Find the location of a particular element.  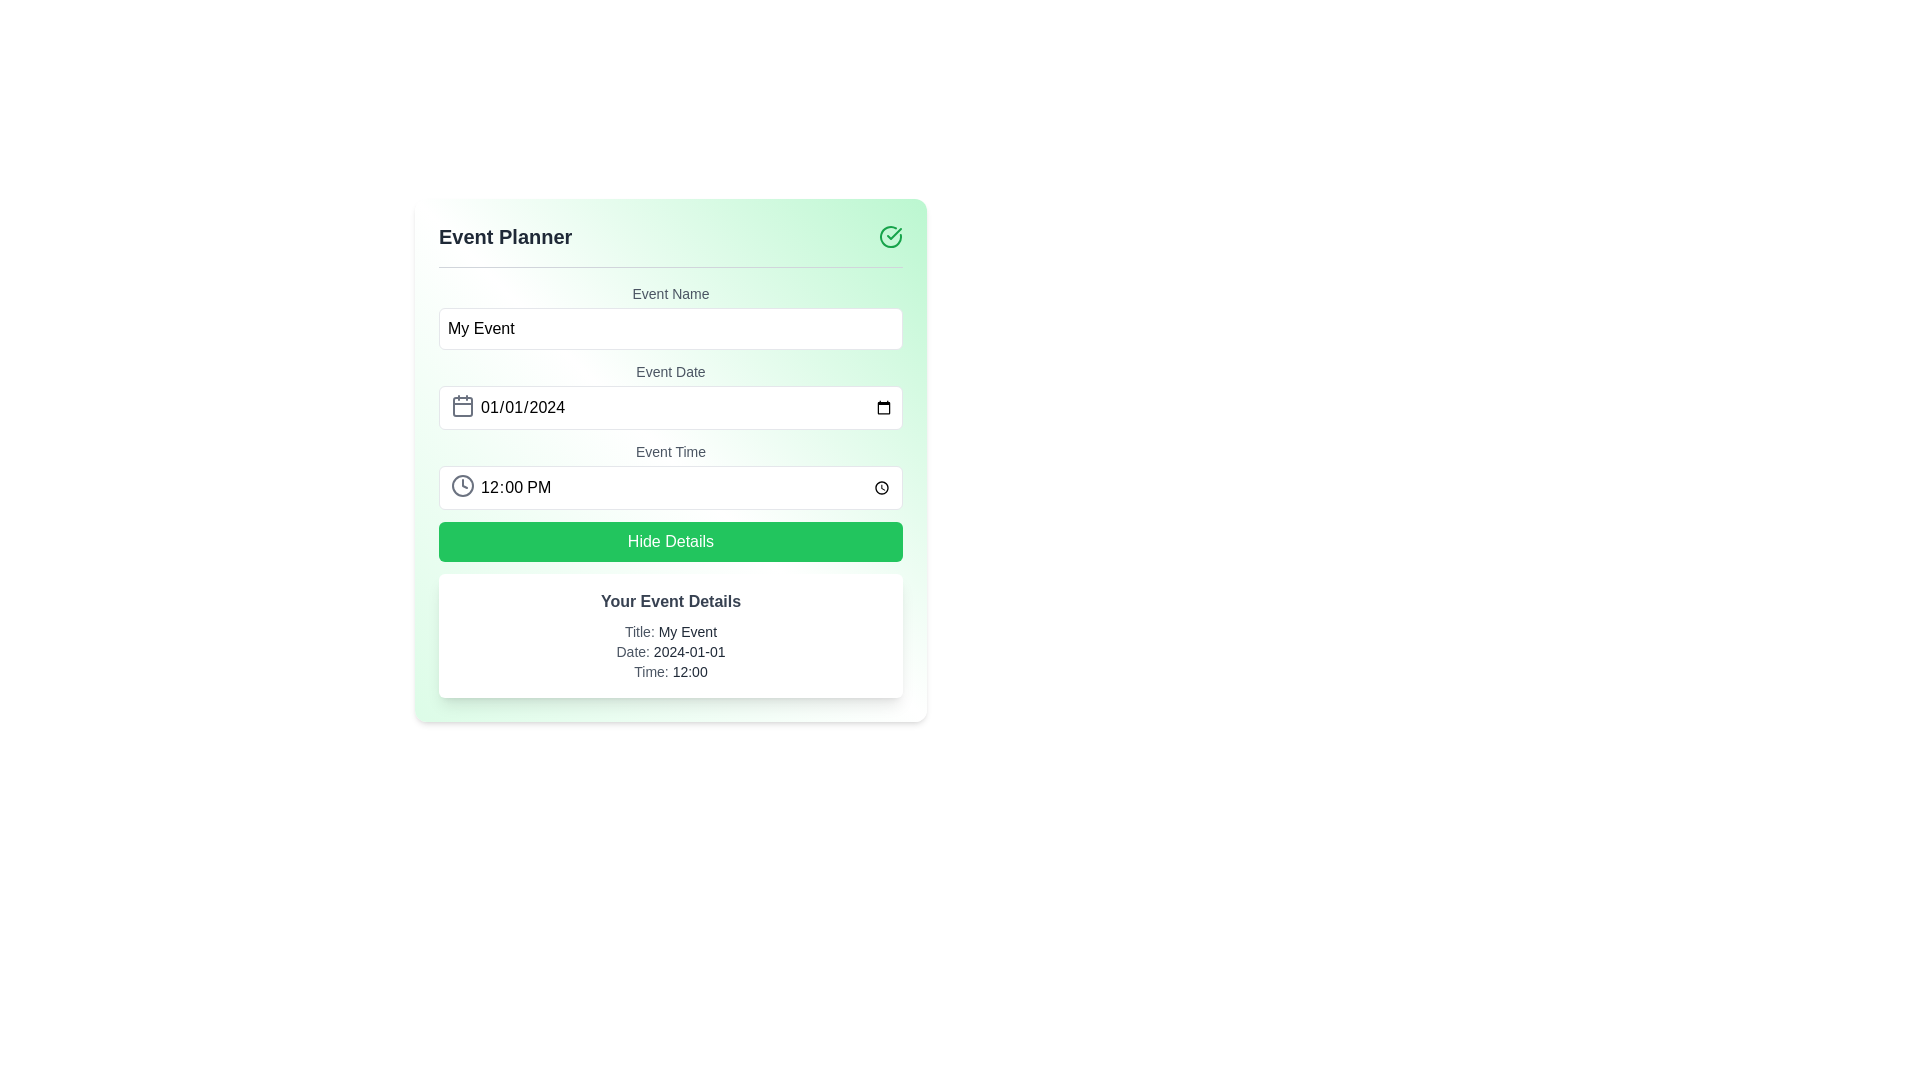

the 'Event Name' labeled input field to focus on it for user input is located at coordinates (671, 315).